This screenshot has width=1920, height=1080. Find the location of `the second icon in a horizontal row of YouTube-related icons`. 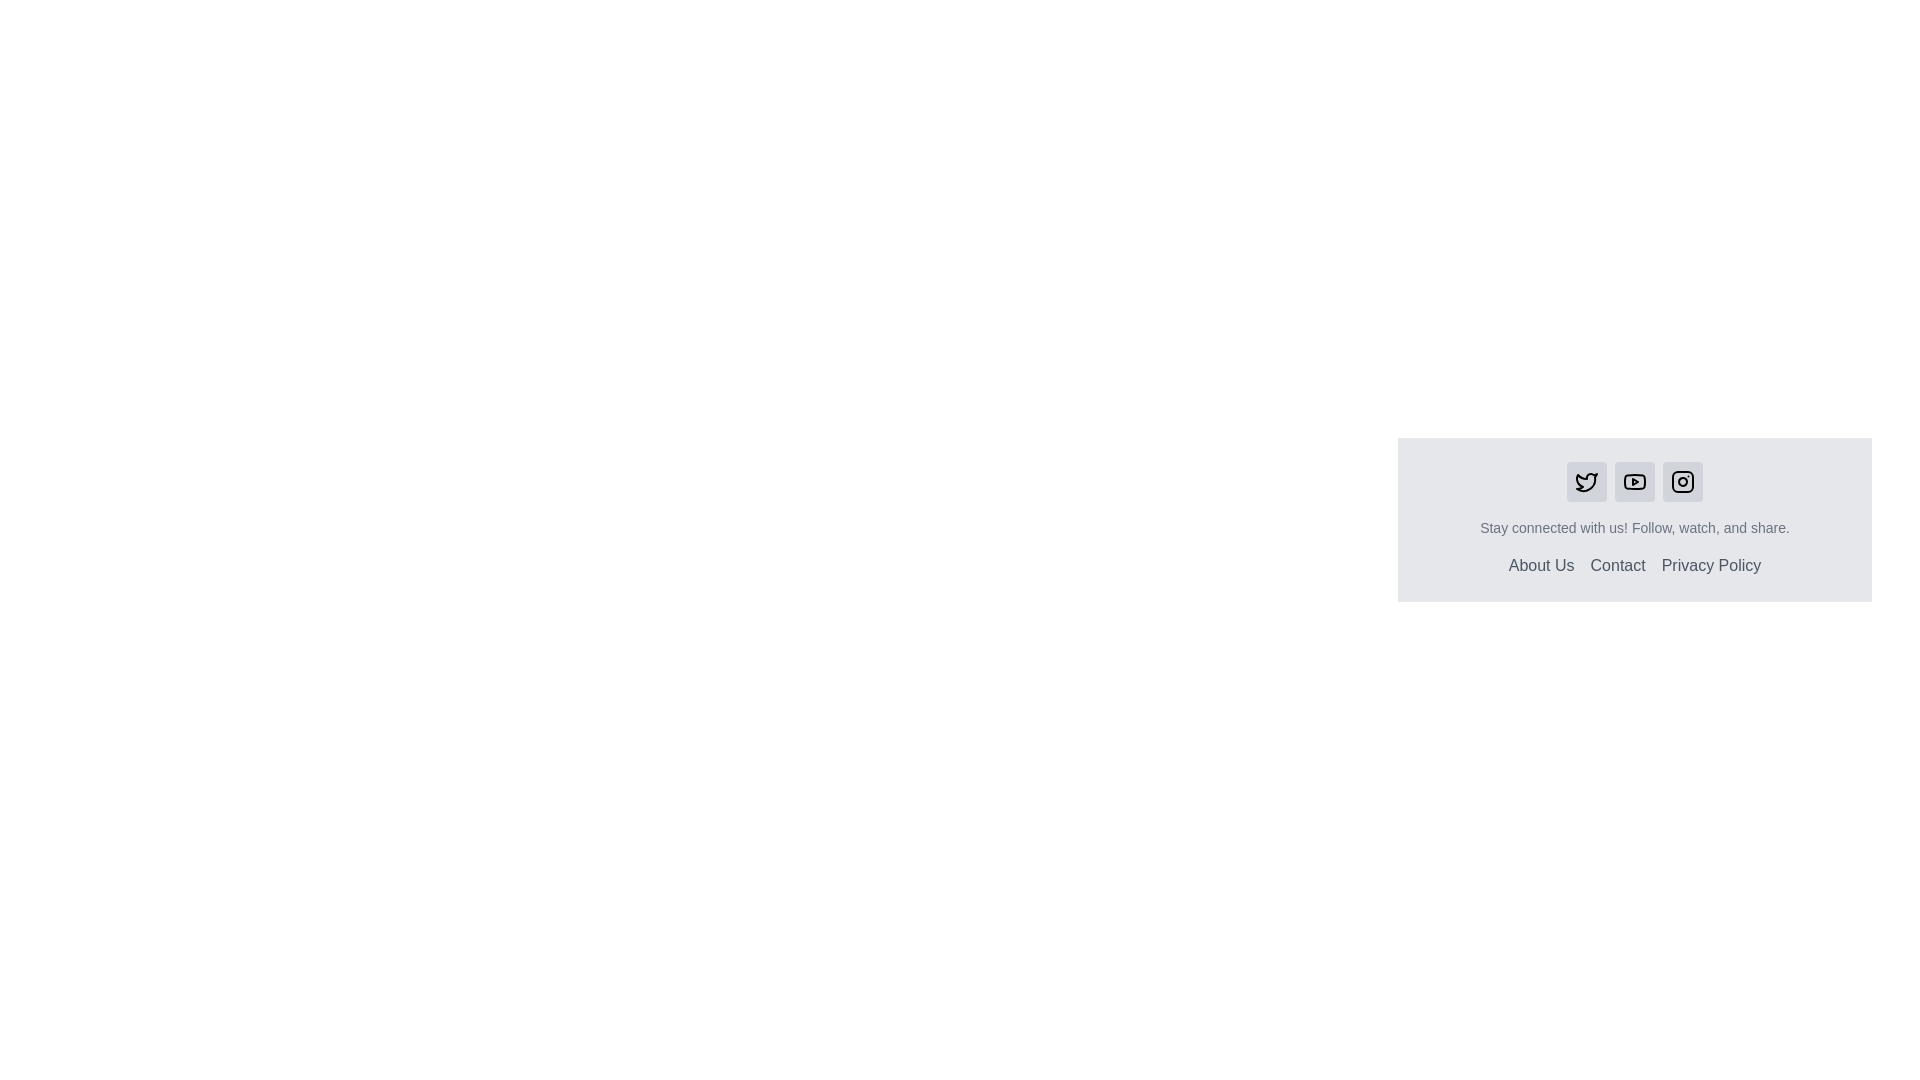

the second icon in a horizontal row of YouTube-related icons is located at coordinates (1635, 482).